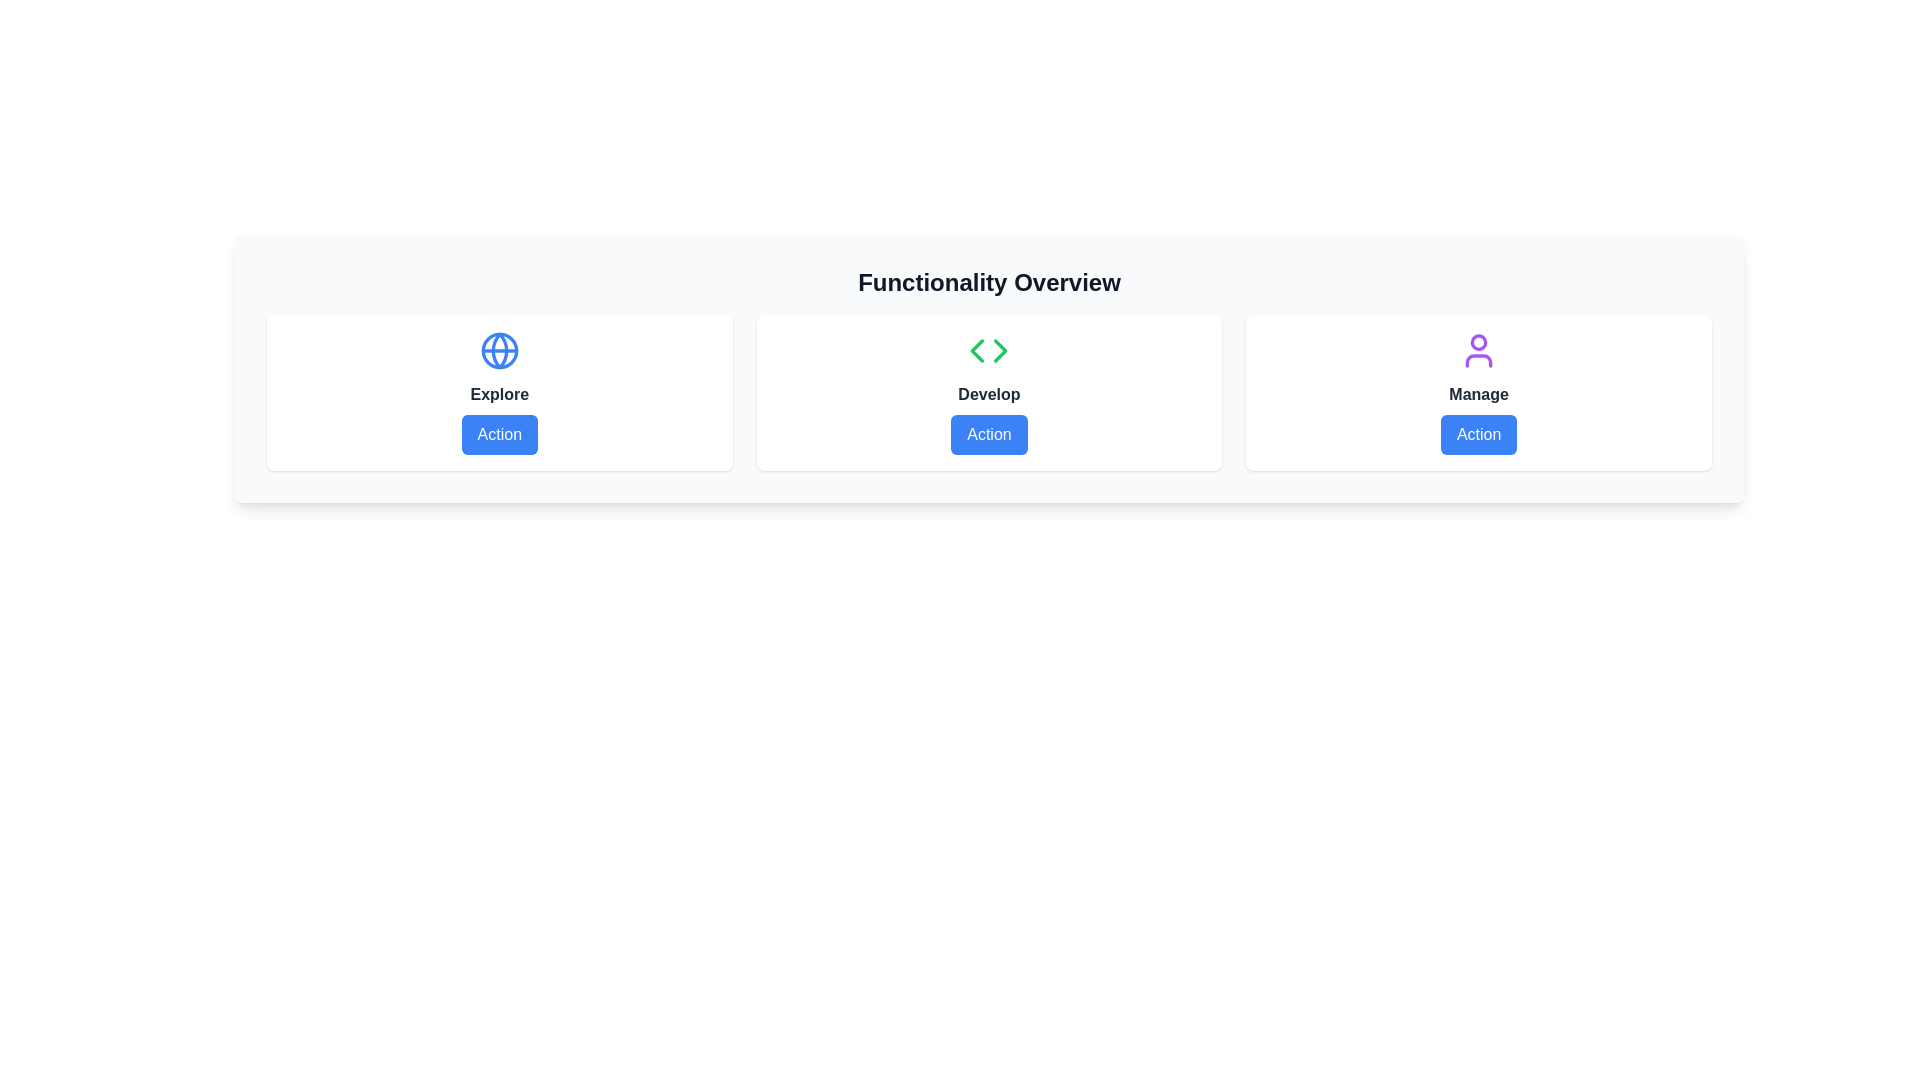  I want to click on the lower portion of the user icon SVG component, which serves as a circular base for the head, located in the rightmost 'Manage' card, so click(1479, 361).